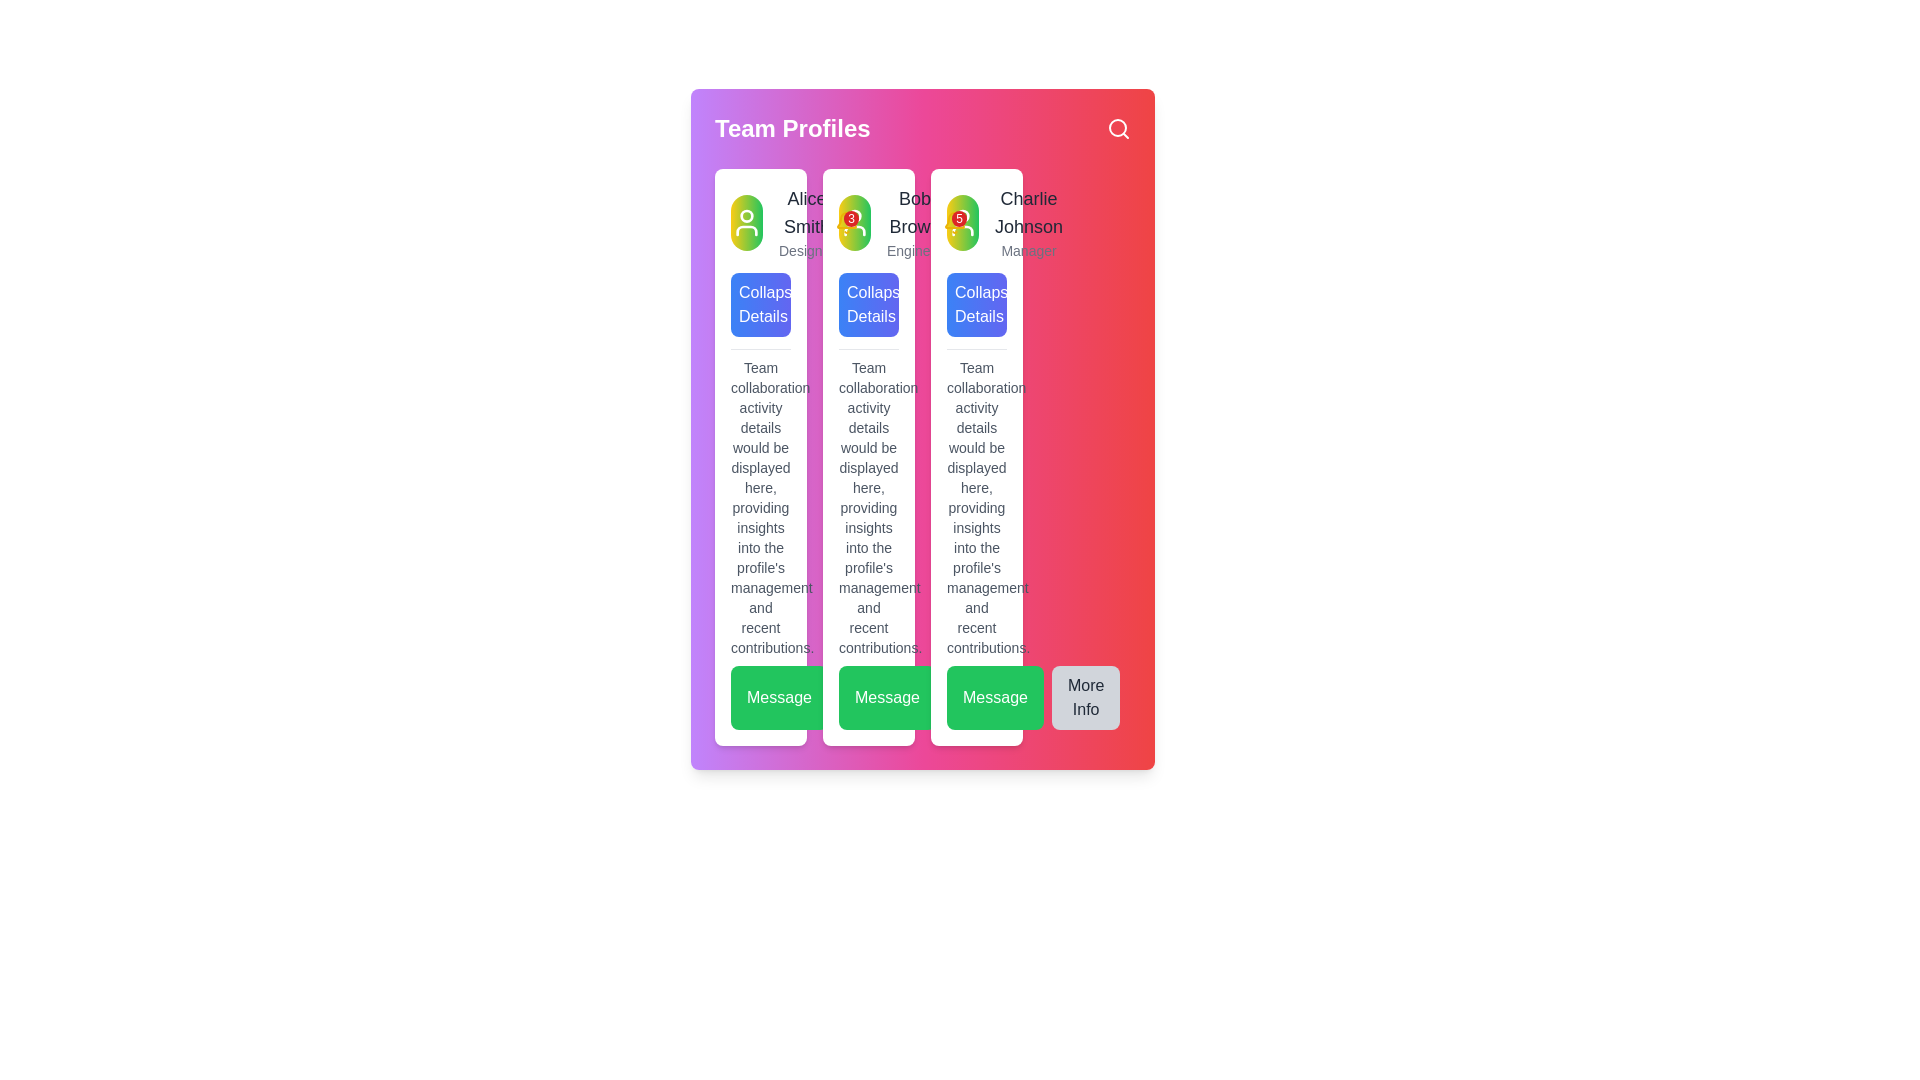  What do you see at coordinates (1028, 212) in the screenshot?
I see `the text label displaying 'Charlie Johnson' in bold and larger font located at the upper-right corner of the profile section` at bounding box center [1028, 212].